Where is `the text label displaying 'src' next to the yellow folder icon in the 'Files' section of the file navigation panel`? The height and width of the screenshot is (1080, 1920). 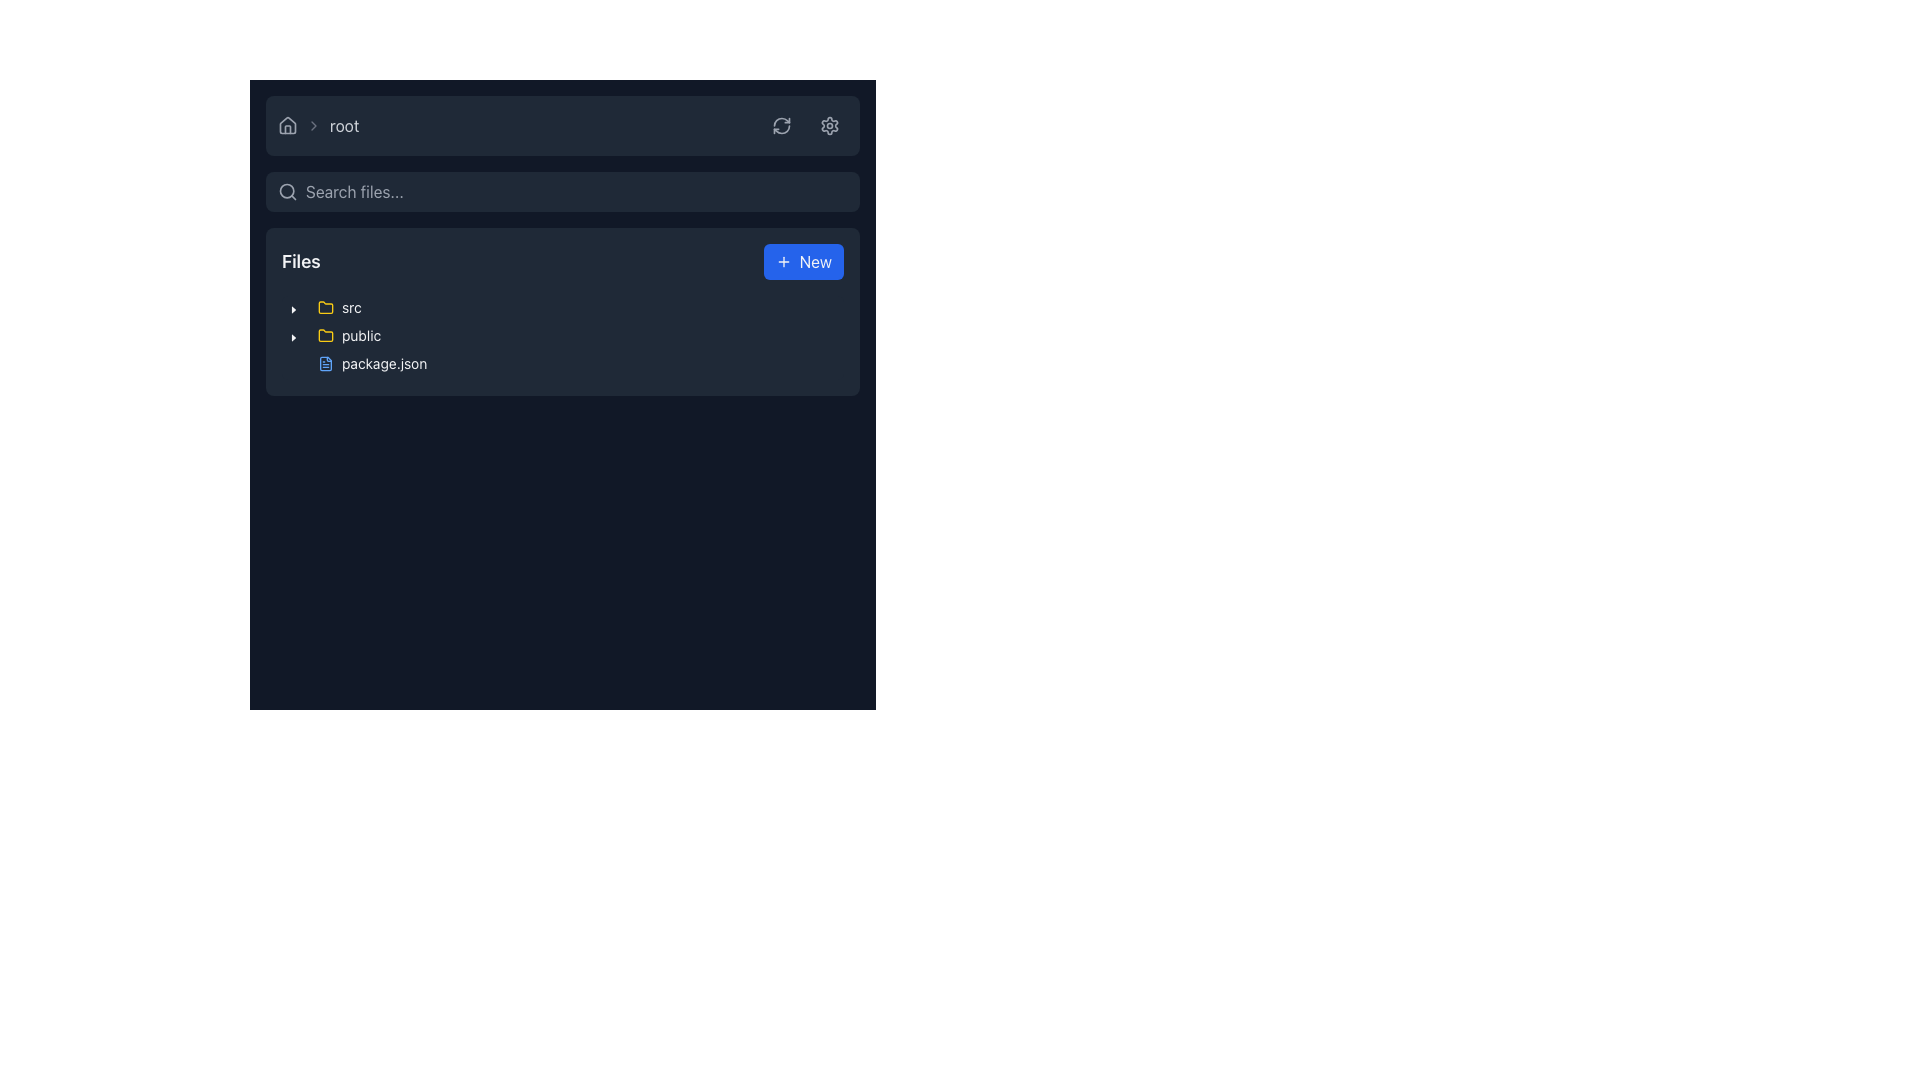
the text label displaying 'src' next to the yellow folder icon in the 'Files' section of the file navigation panel is located at coordinates (351, 308).